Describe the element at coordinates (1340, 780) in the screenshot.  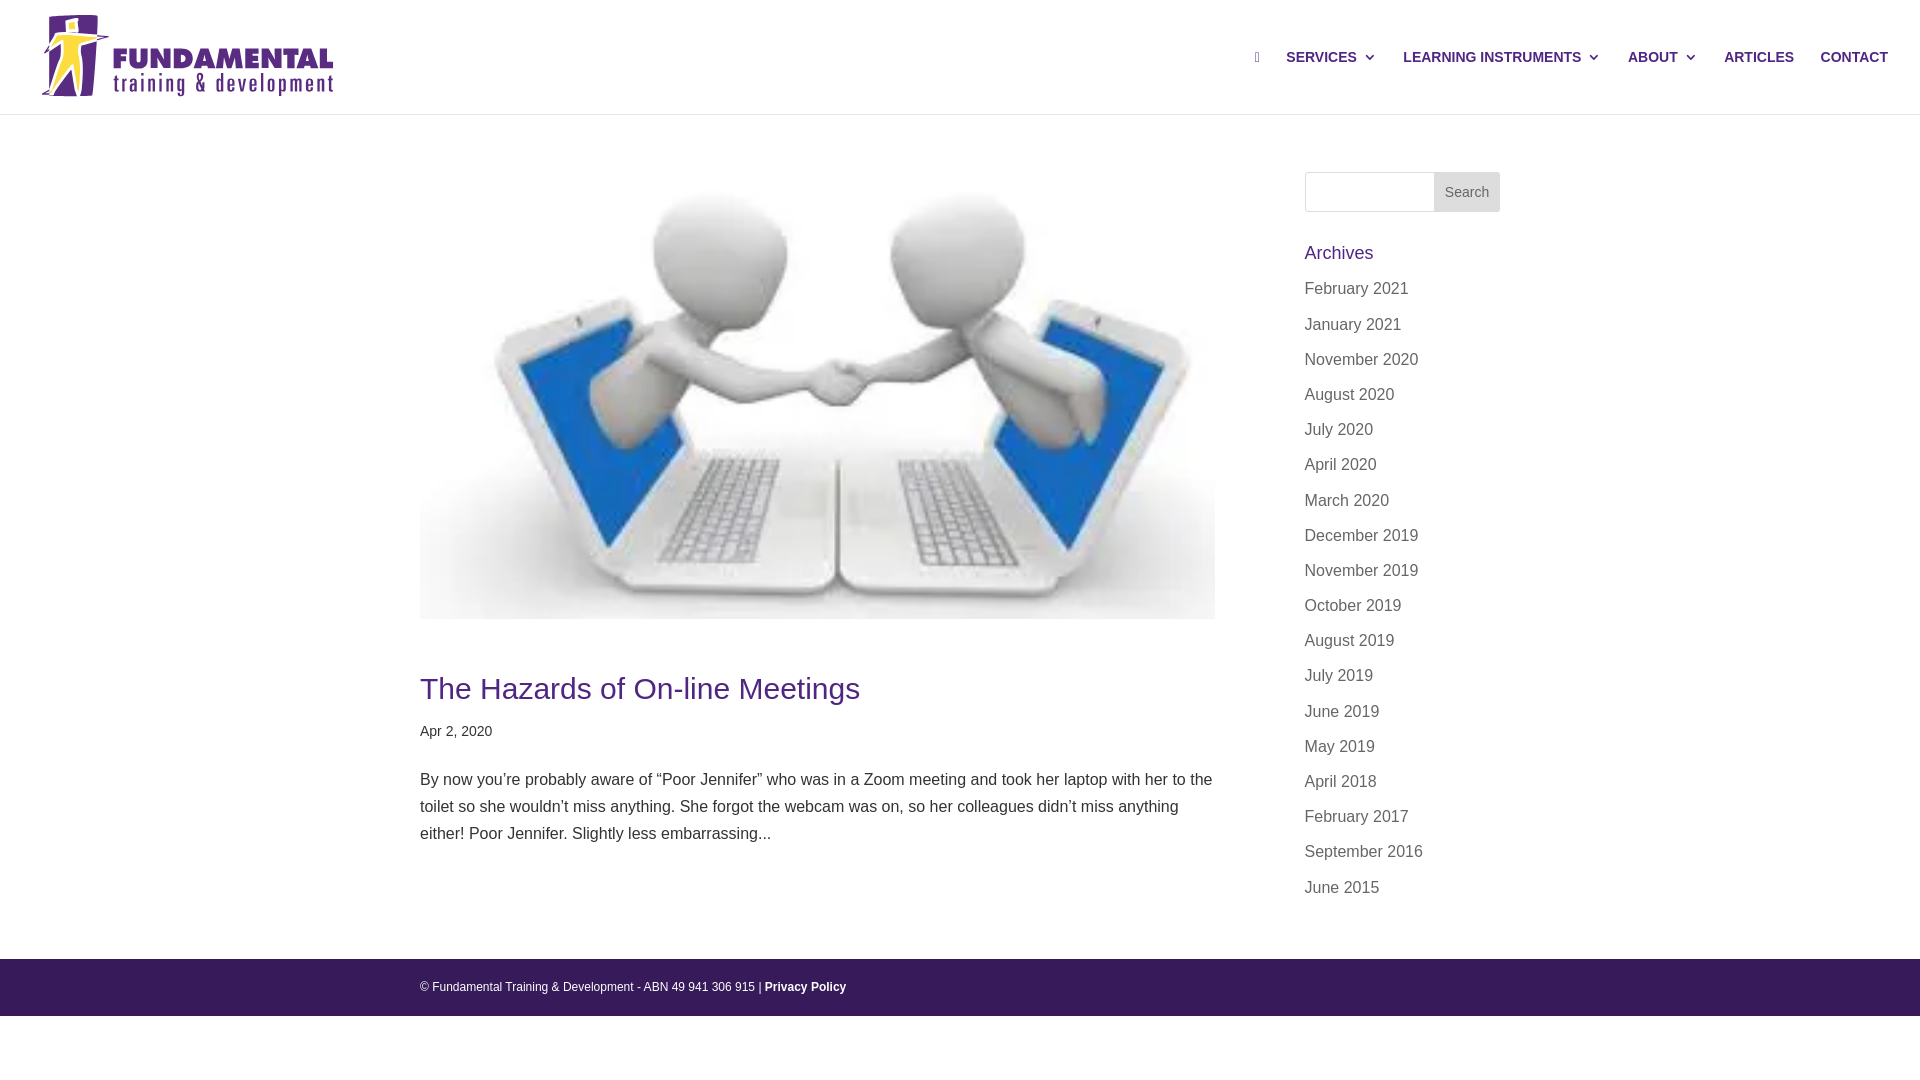
I see `'April 2018'` at that location.